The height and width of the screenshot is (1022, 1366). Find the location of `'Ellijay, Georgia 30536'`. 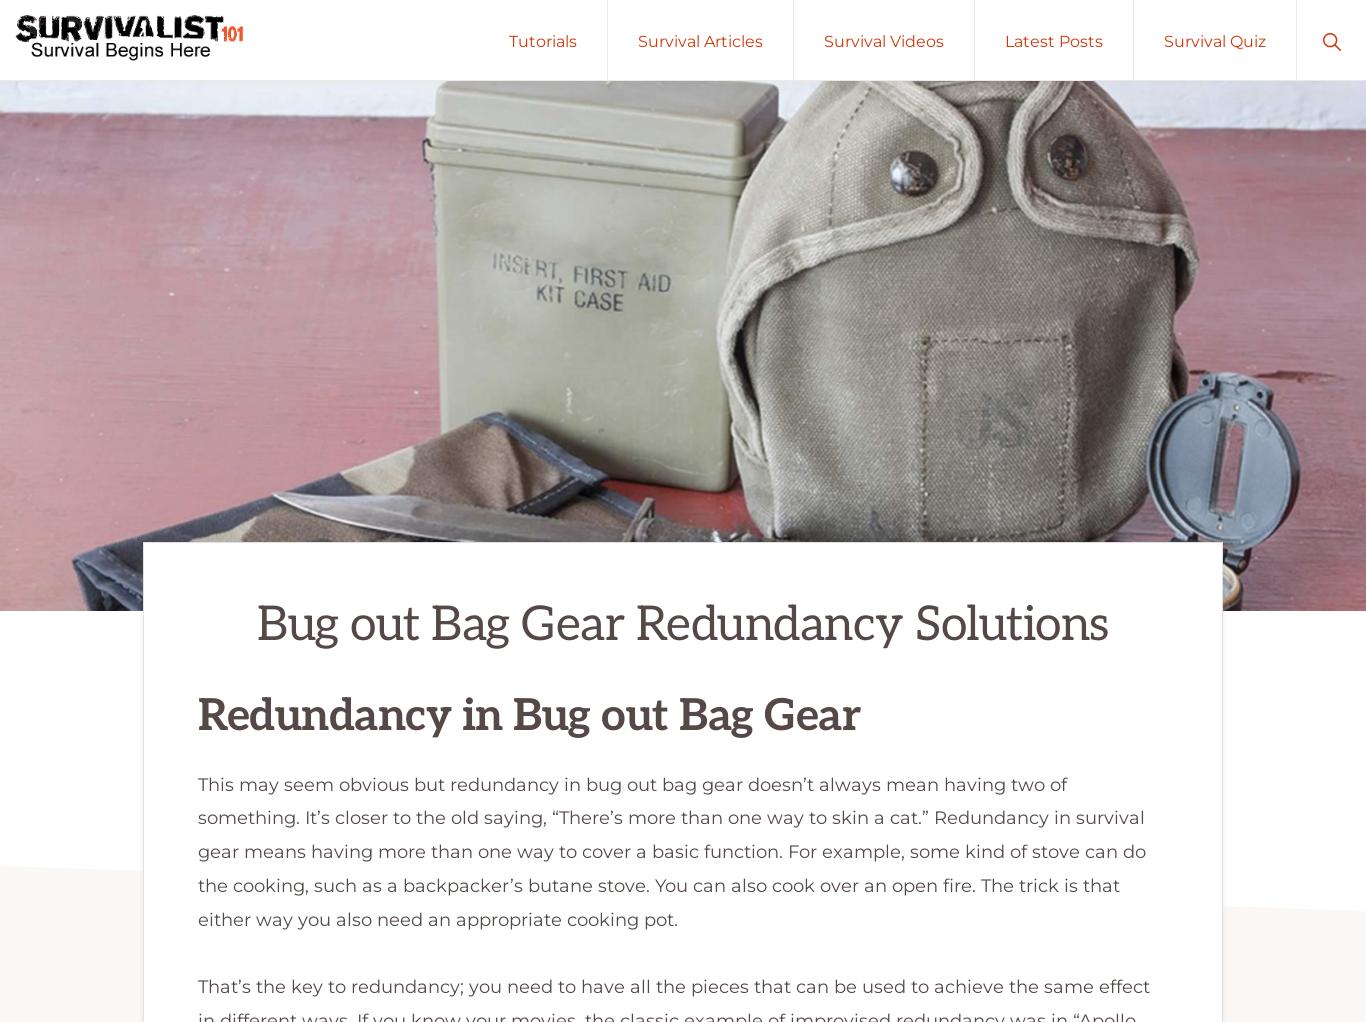

'Ellijay, Georgia 30536' is located at coordinates (182, 861).